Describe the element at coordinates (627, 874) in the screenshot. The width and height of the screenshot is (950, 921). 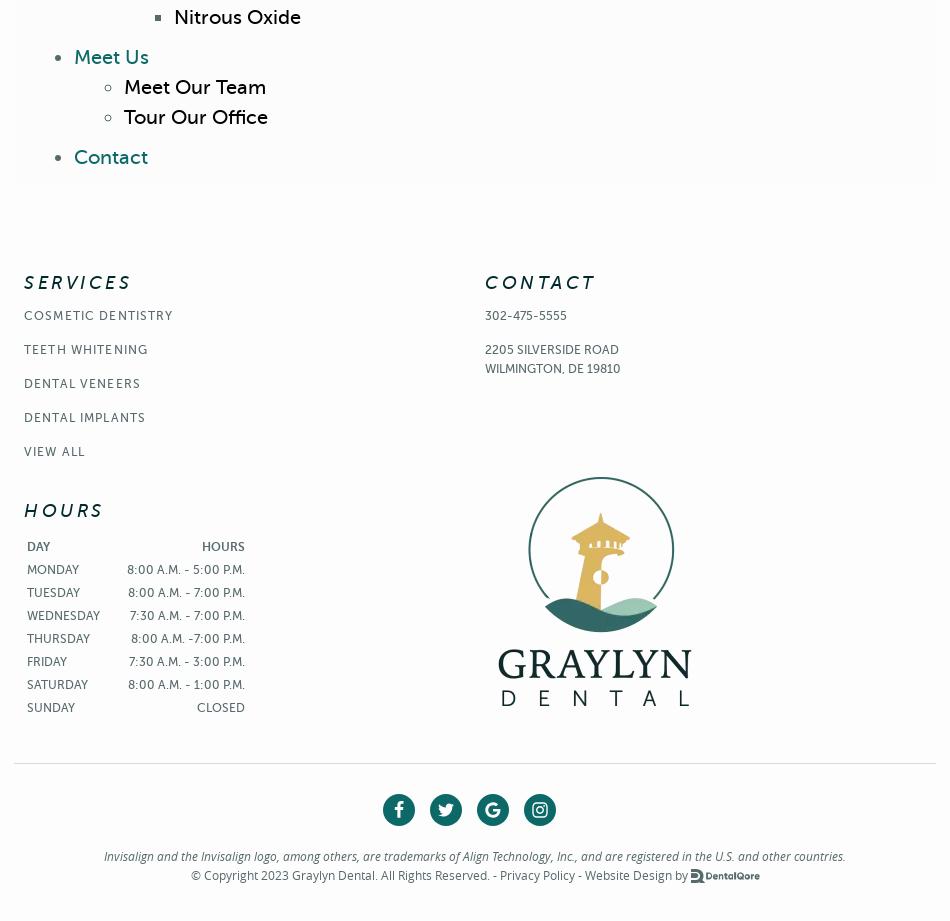
I see `'Website Design'` at that location.